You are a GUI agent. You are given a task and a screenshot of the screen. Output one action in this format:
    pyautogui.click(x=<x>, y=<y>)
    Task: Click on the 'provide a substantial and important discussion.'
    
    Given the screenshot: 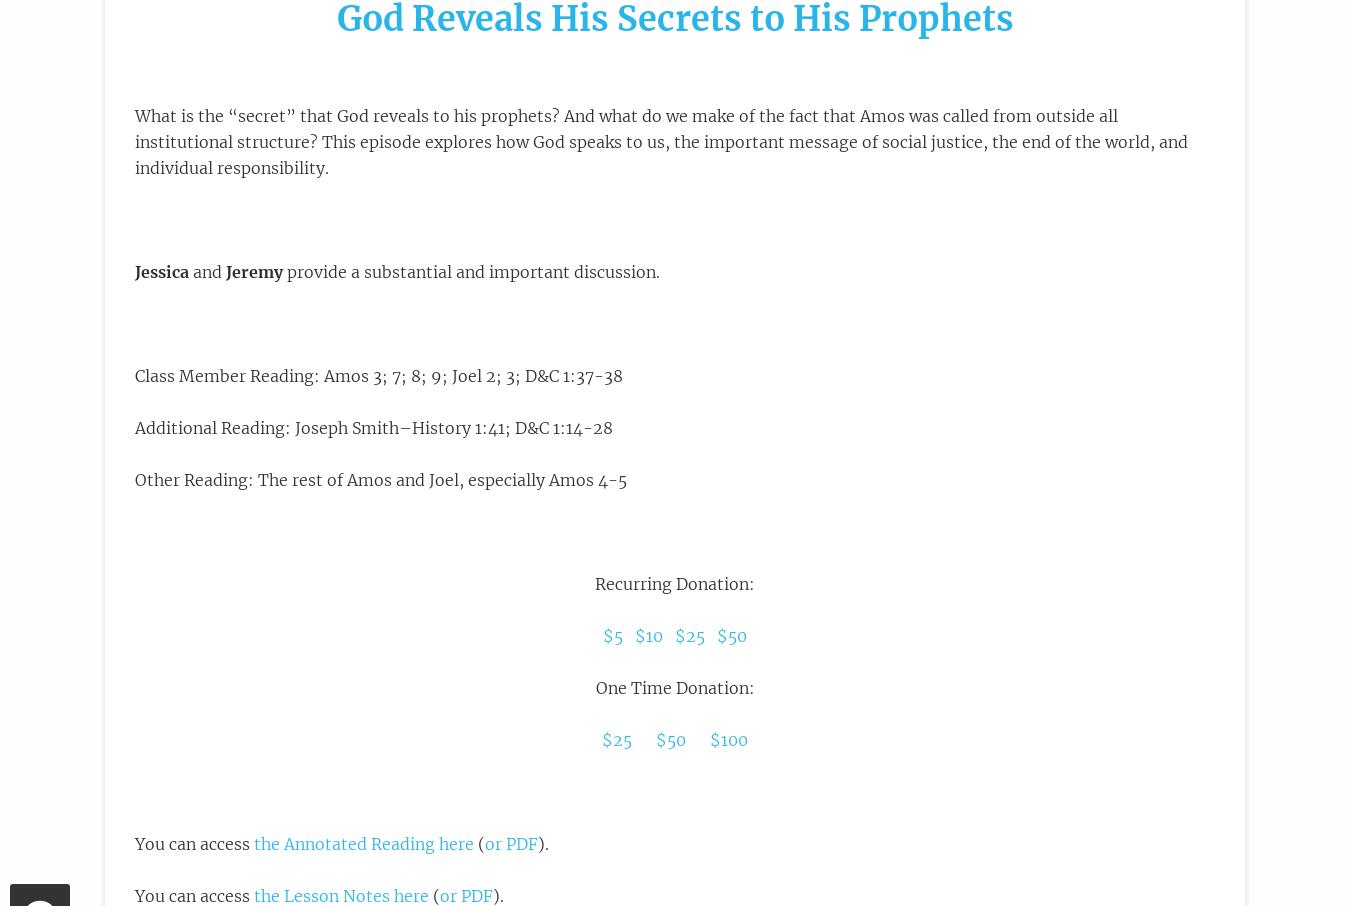 What is the action you would take?
    pyautogui.click(x=281, y=271)
    